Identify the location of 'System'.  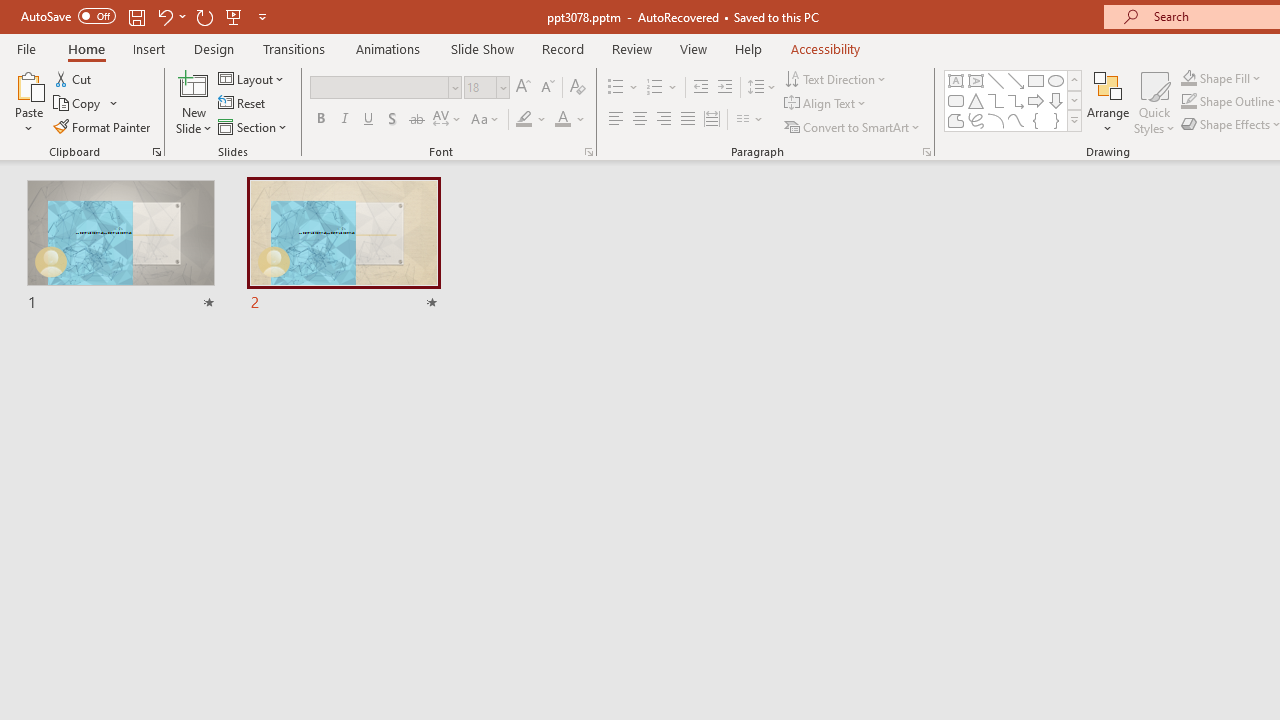
(10, 11).